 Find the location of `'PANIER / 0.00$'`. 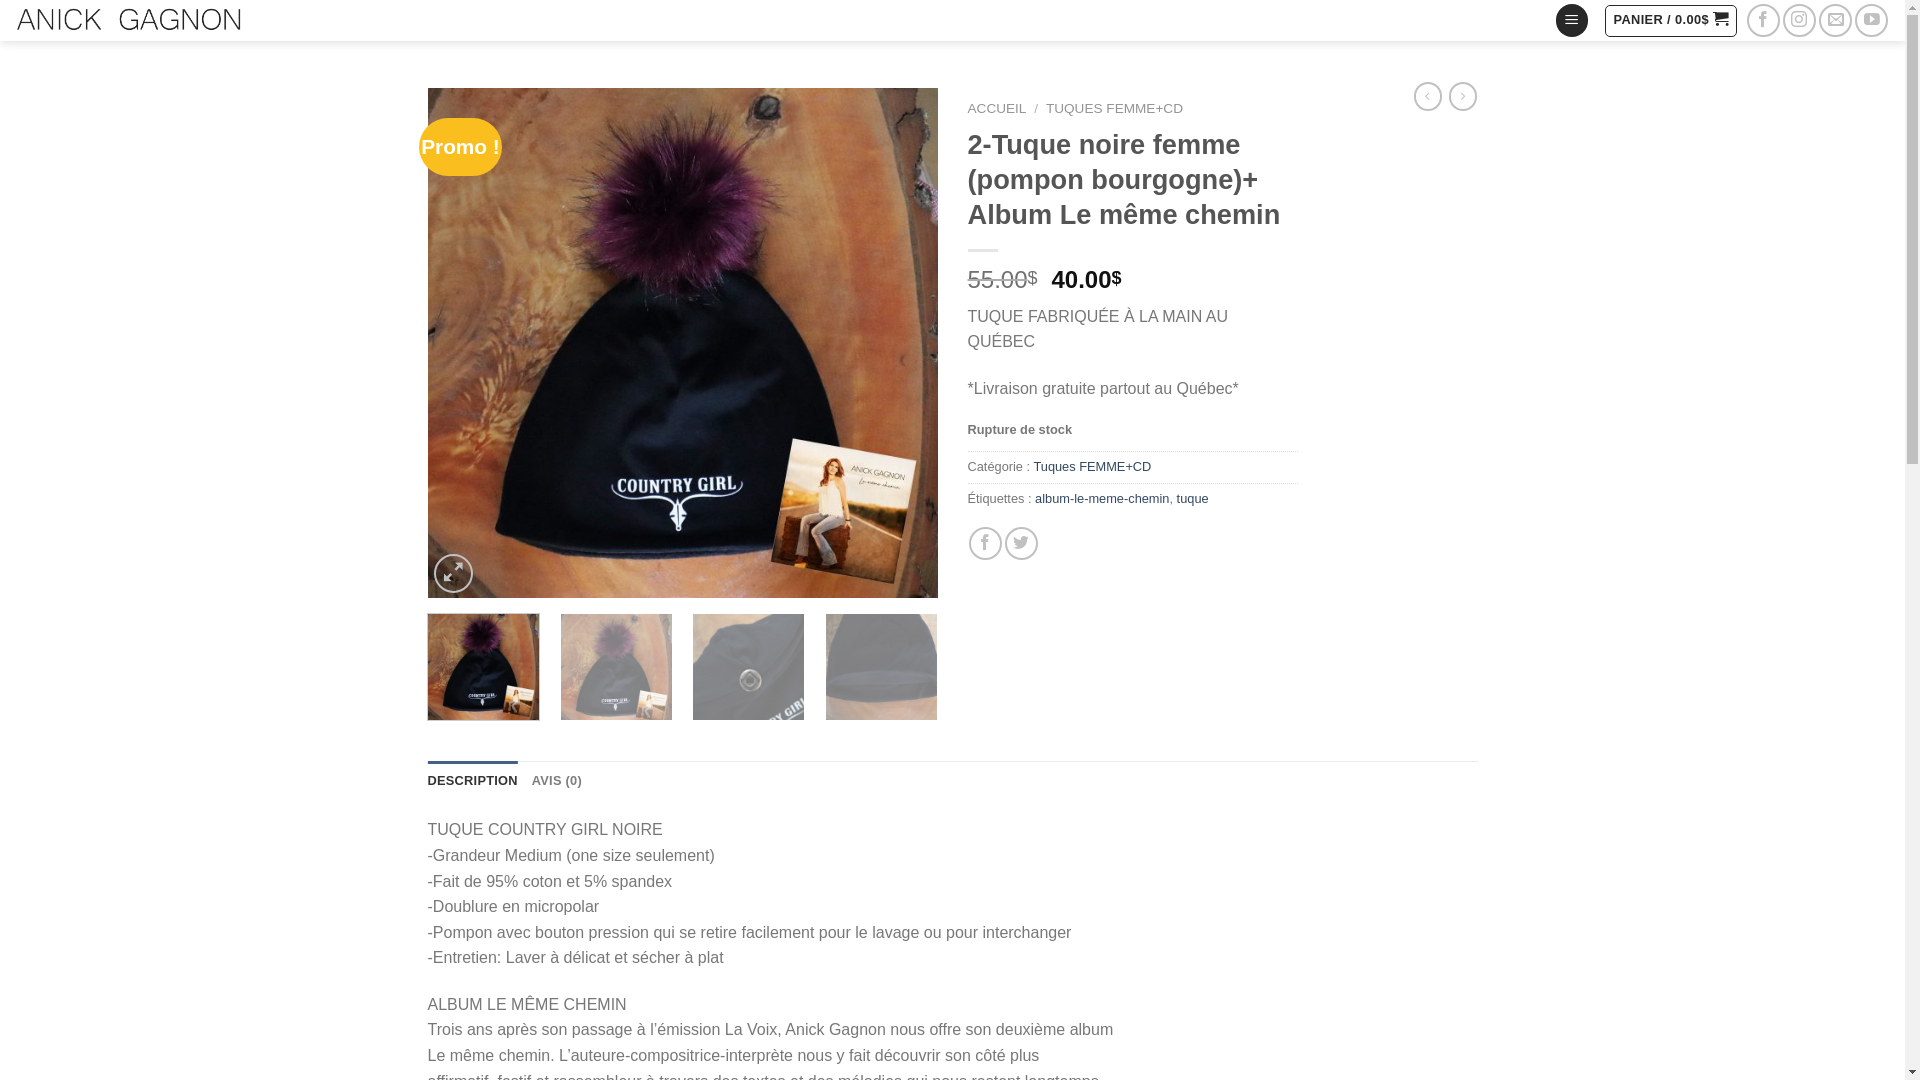

'PANIER / 0.00$' is located at coordinates (1670, 19).